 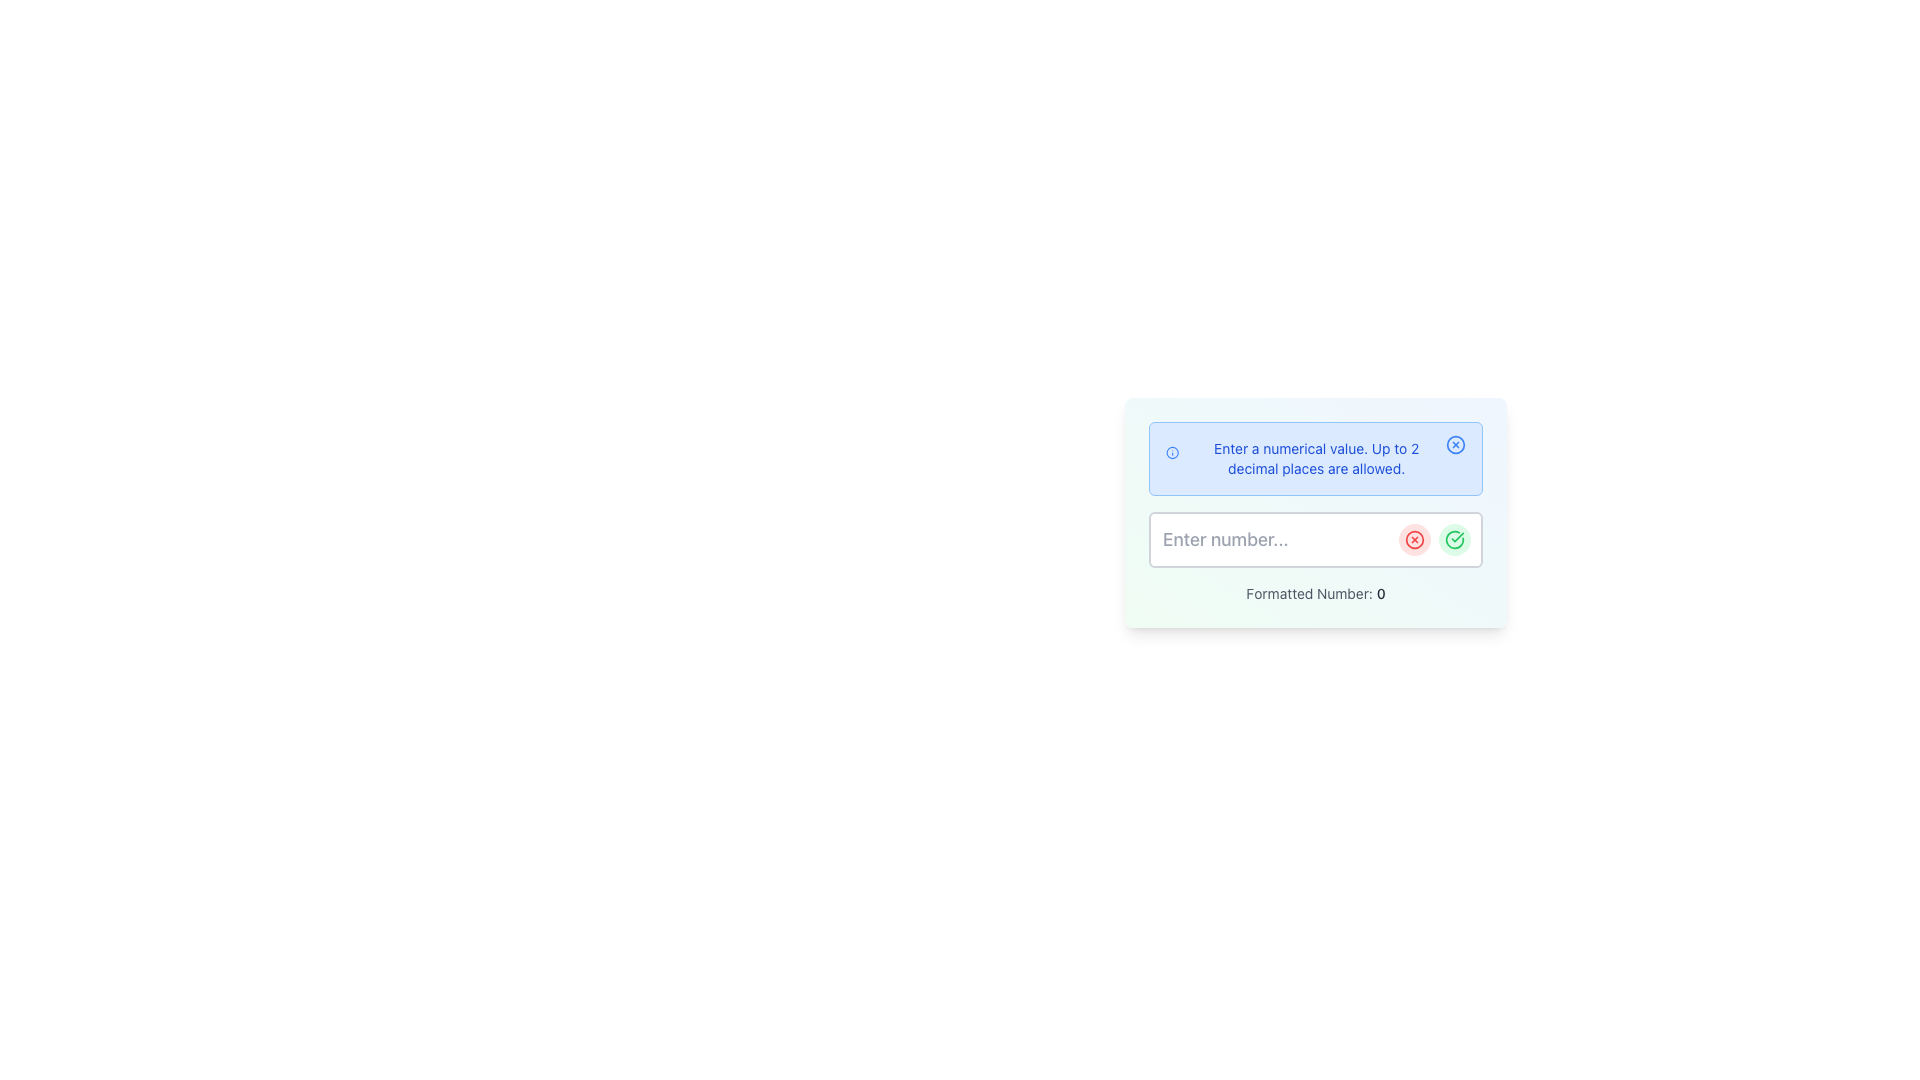 What do you see at coordinates (1380, 592) in the screenshot?
I see `the Display text showing the formatted numerical value '0', which is located below the input field with the placeholder 'Enter number...' and within a card with a light background` at bounding box center [1380, 592].